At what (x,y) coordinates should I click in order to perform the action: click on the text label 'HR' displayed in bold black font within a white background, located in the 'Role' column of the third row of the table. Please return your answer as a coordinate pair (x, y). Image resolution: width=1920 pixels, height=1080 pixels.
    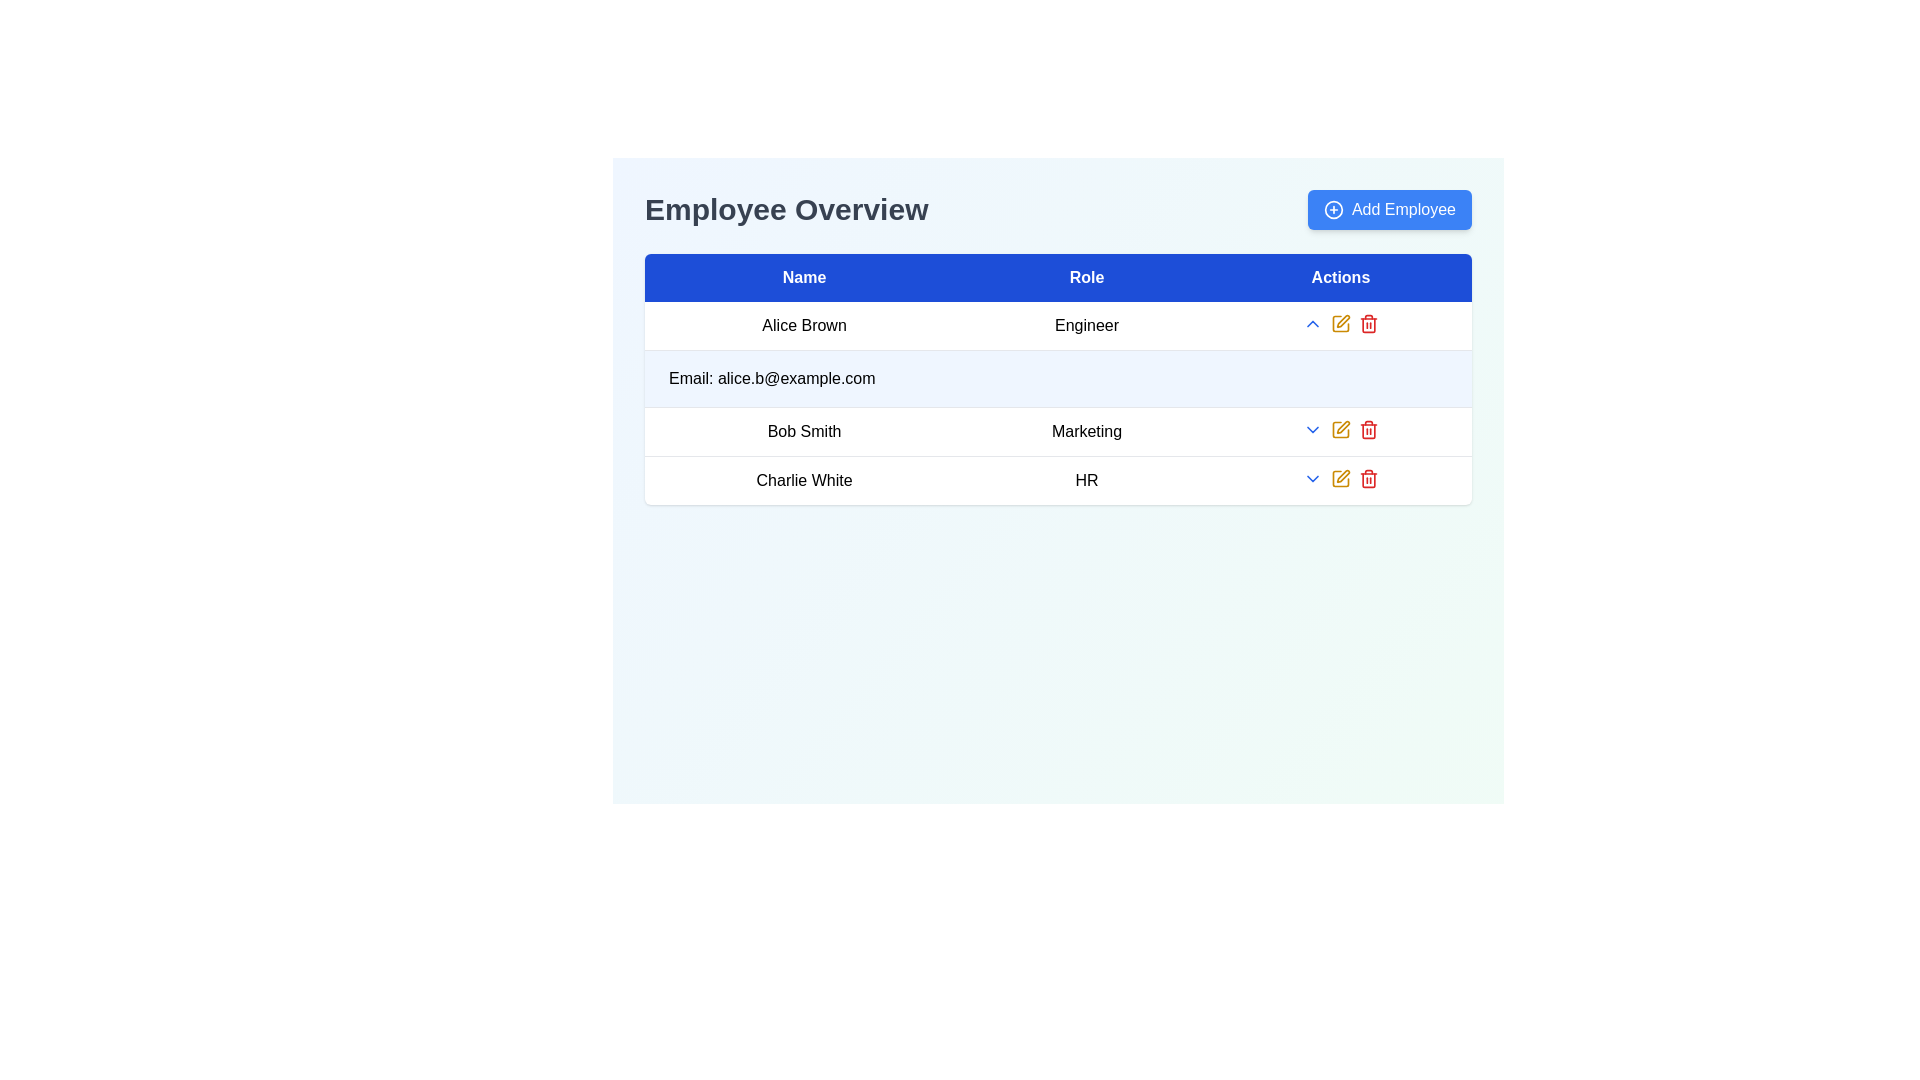
    Looking at the image, I should click on (1086, 480).